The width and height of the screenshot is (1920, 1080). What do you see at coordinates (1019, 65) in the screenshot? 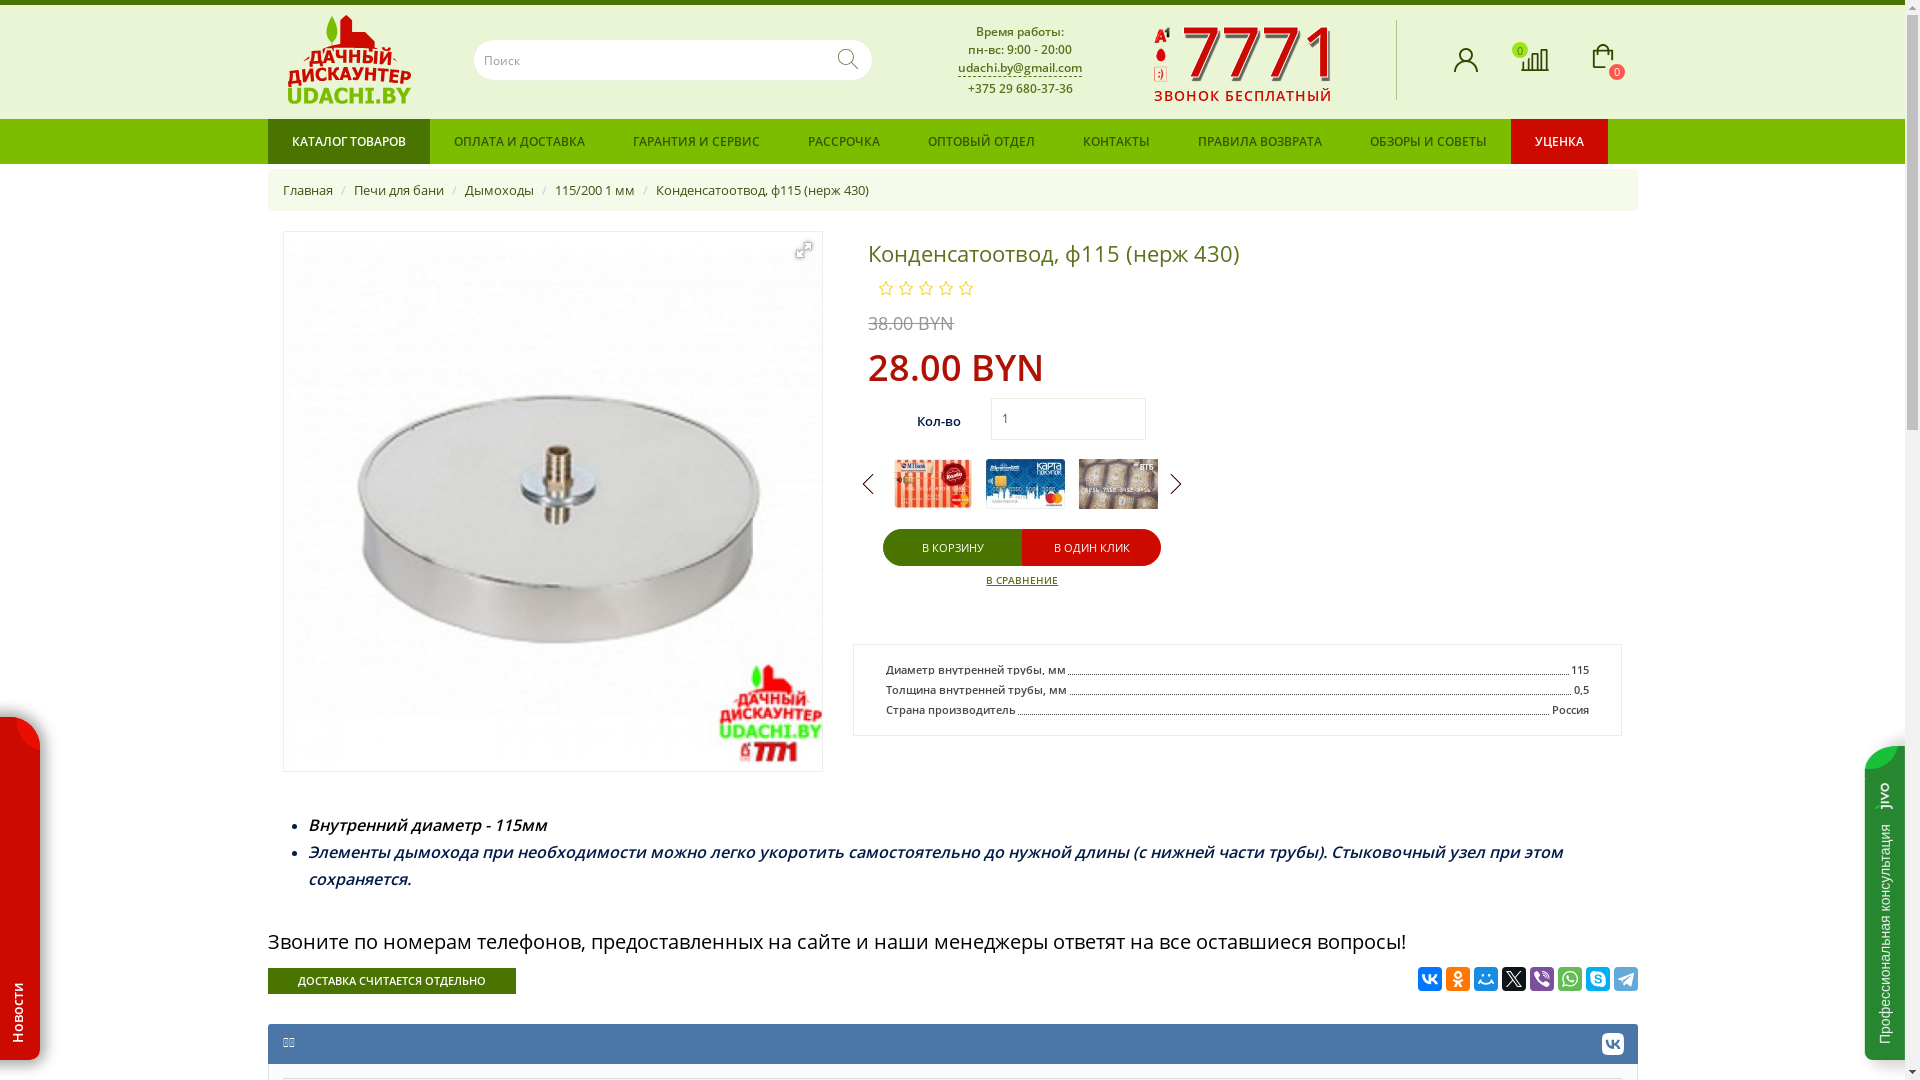
I see `'udachi.by@gmail.com'` at bounding box center [1019, 65].